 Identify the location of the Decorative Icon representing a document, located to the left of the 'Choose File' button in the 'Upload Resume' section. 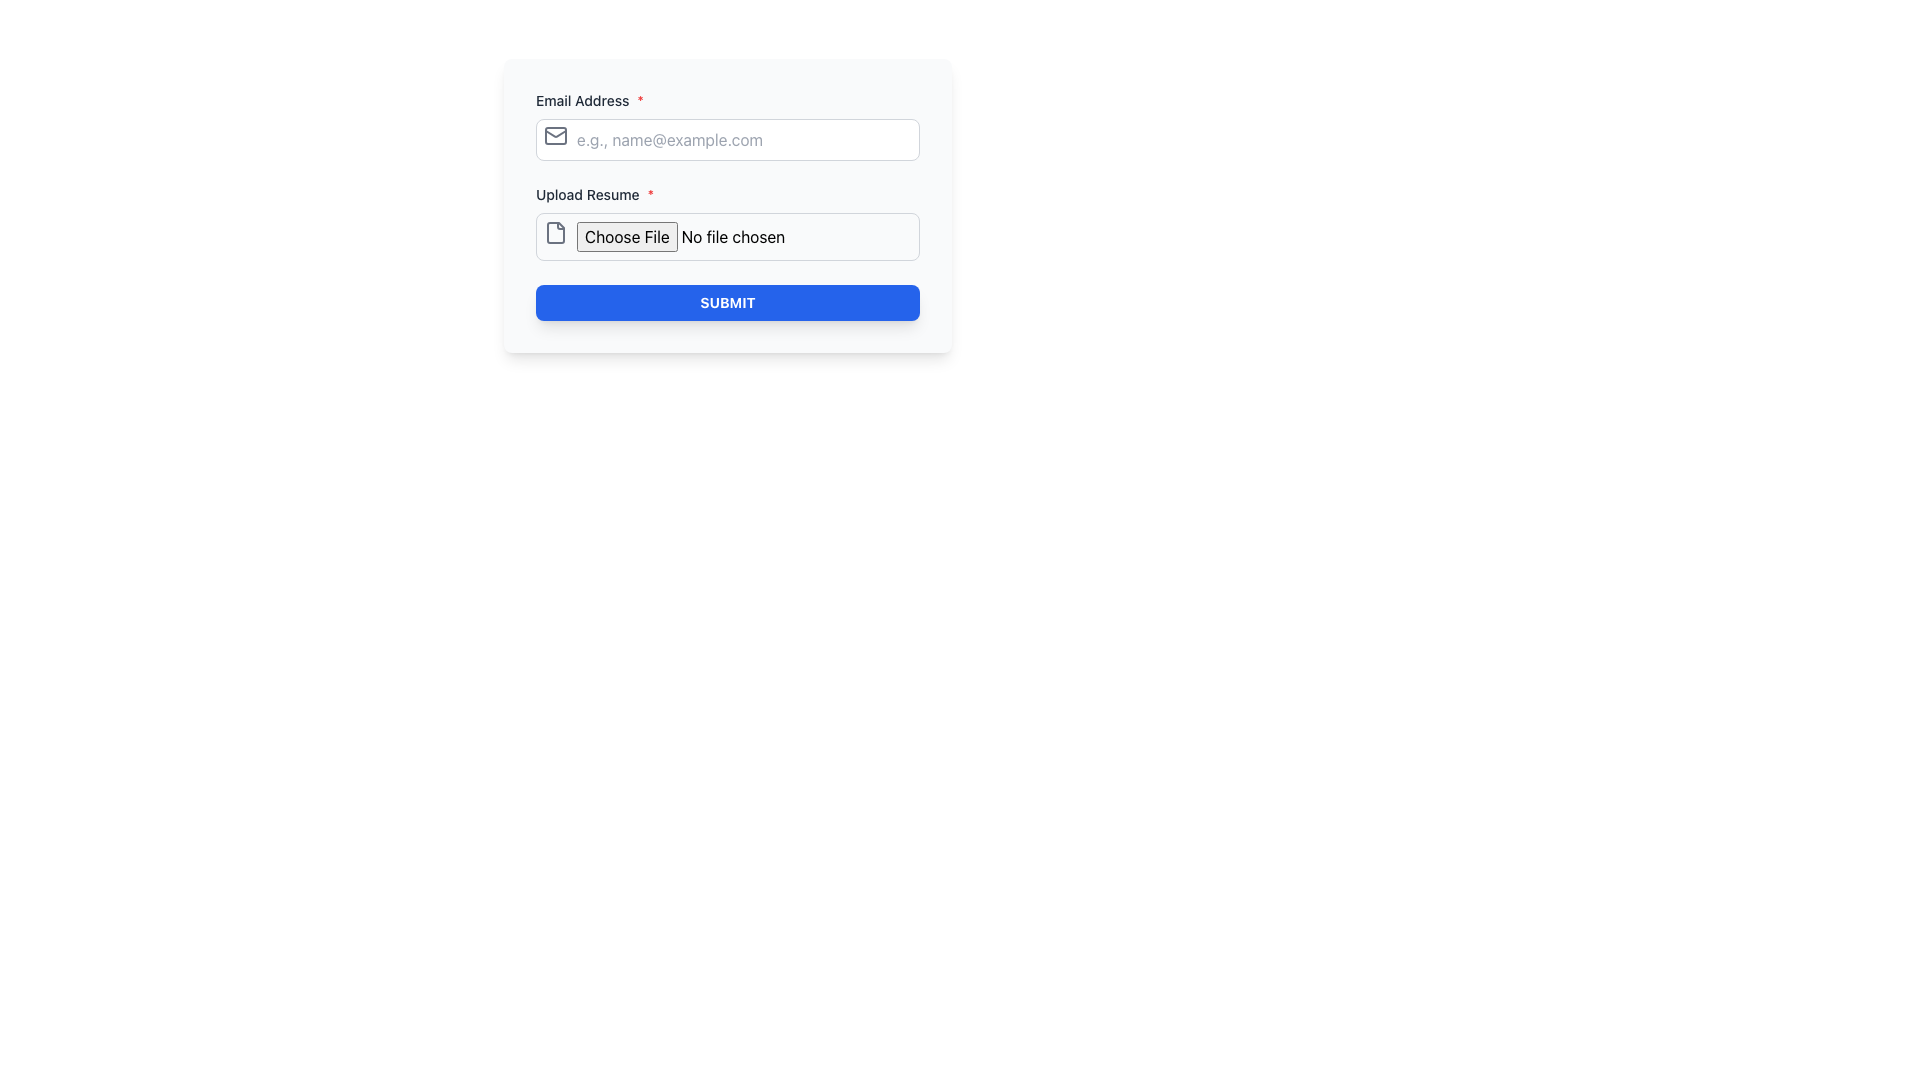
(556, 231).